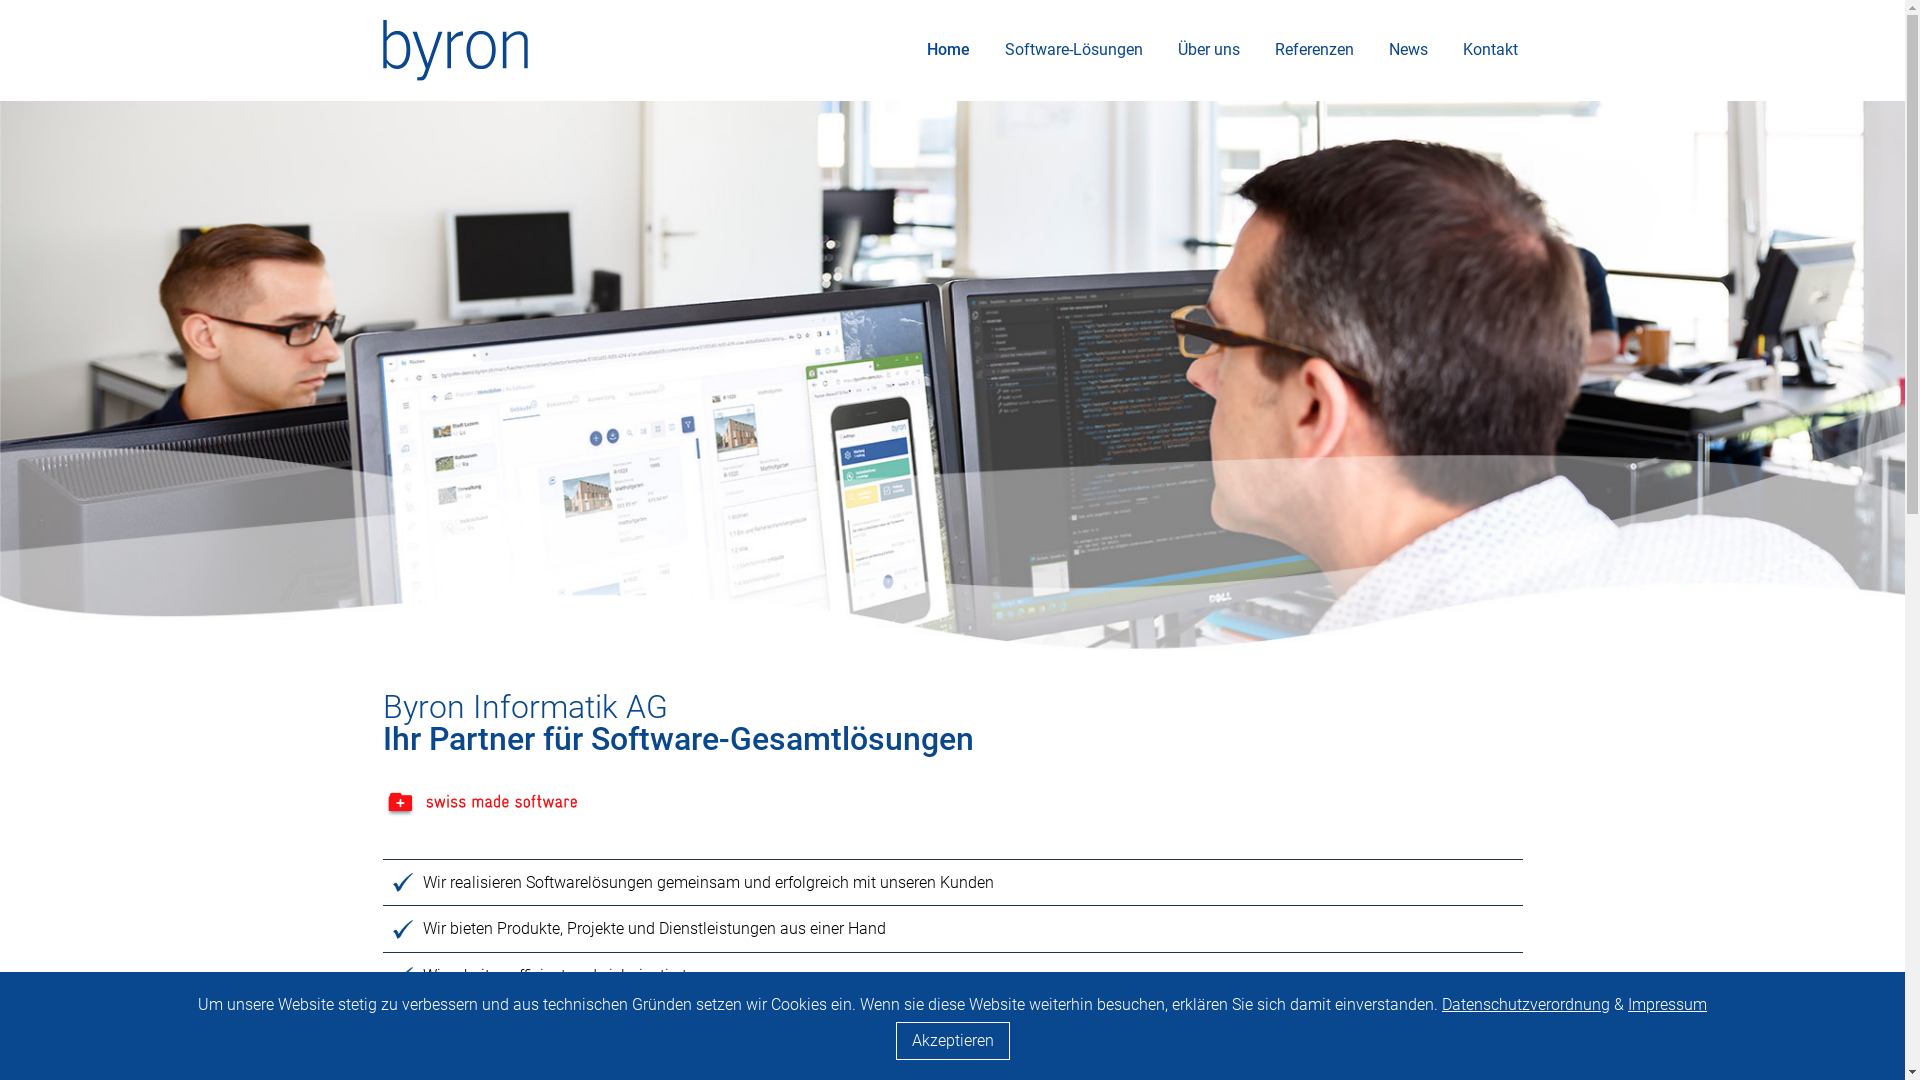 This screenshot has height=1080, width=1920. What do you see at coordinates (453, 47) in the screenshot?
I see `'Home'` at bounding box center [453, 47].